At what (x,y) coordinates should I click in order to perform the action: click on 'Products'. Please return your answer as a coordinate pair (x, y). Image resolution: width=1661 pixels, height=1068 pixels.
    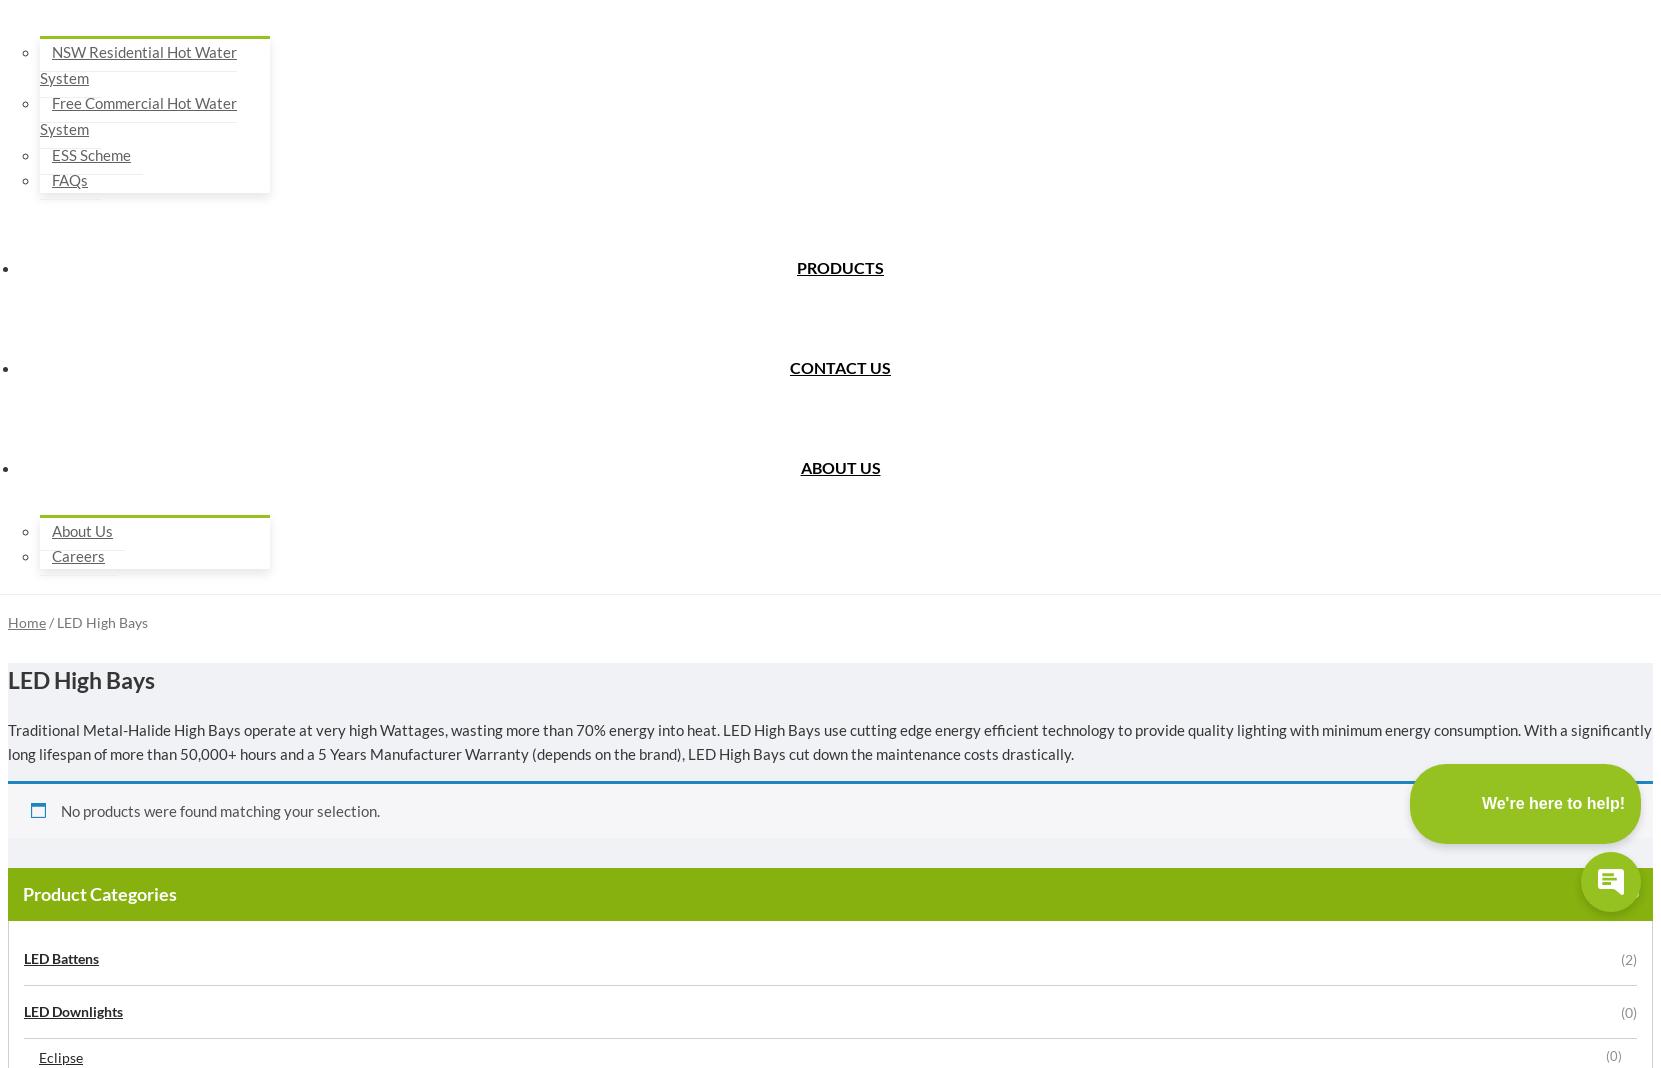
    Looking at the image, I should click on (840, 267).